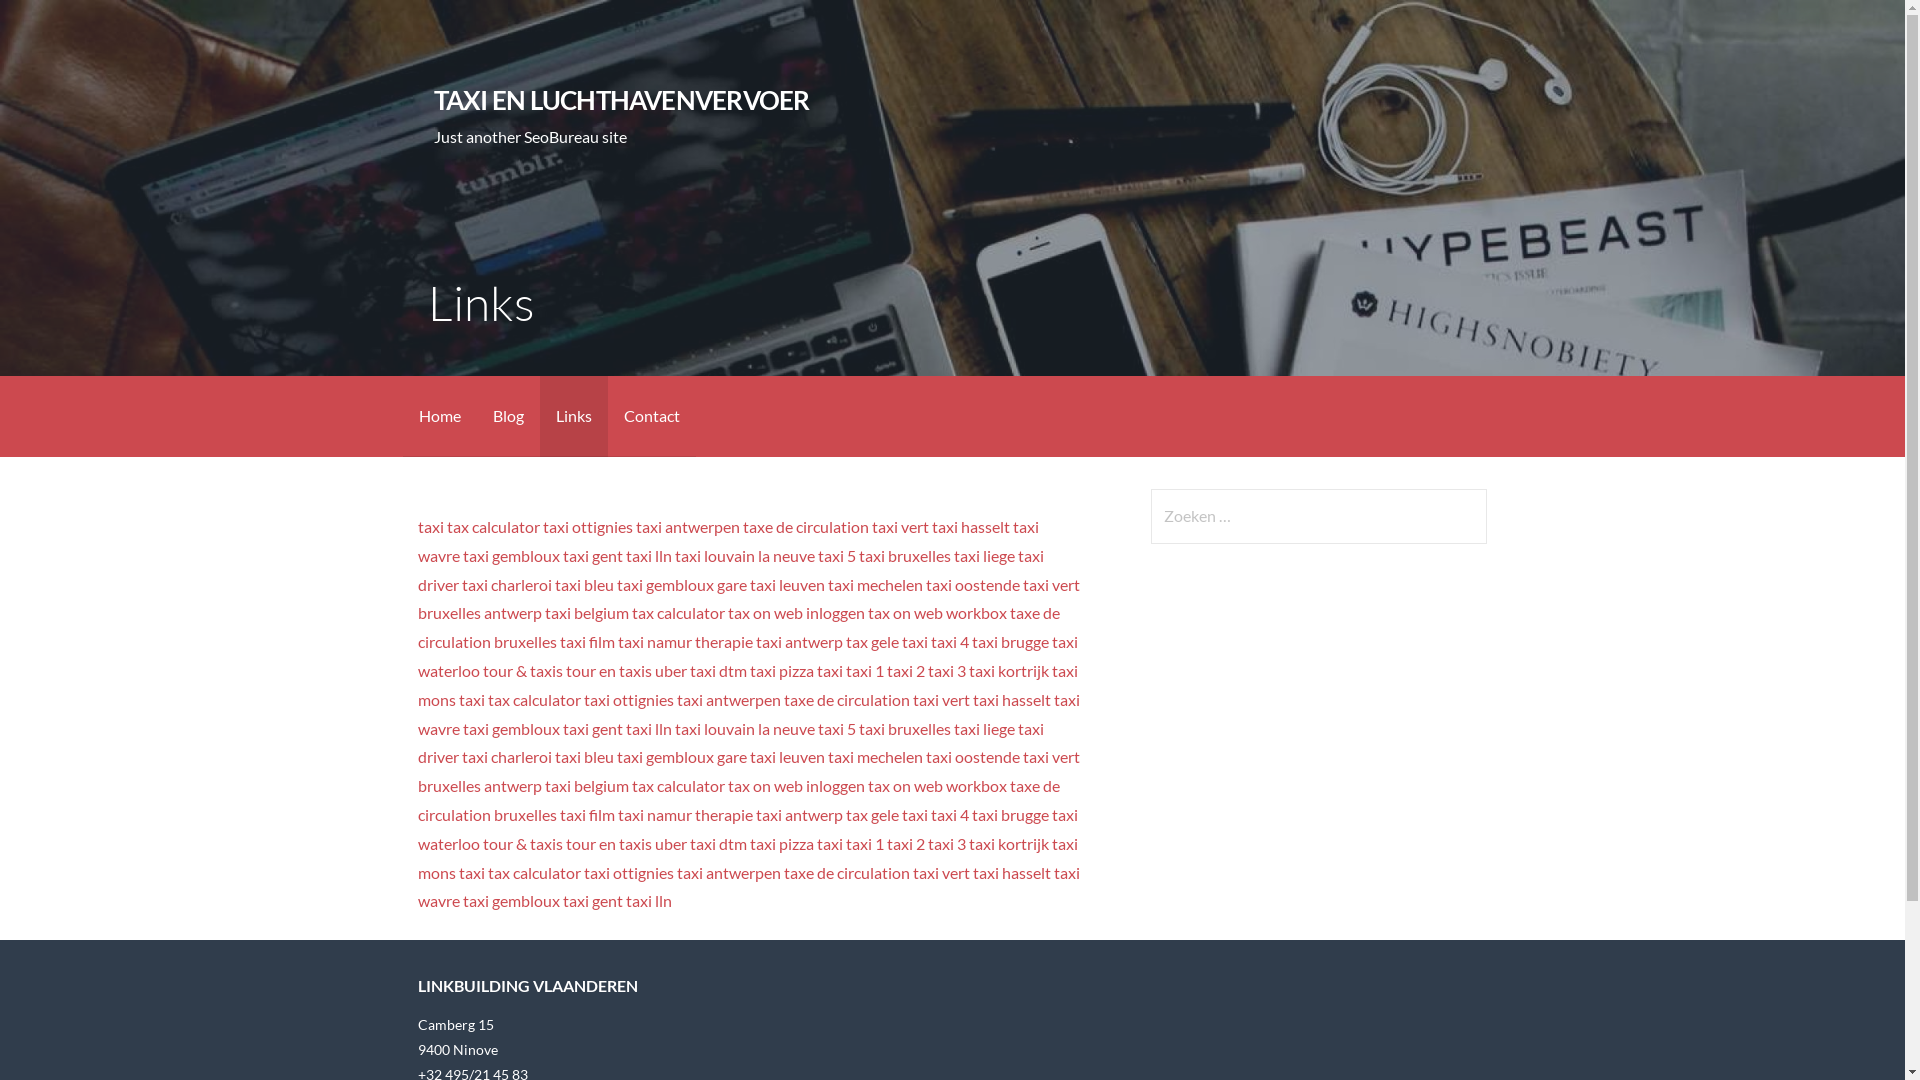  Describe the element at coordinates (681, 756) in the screenshot. I see `'taxi gembloux gare'` at that location.